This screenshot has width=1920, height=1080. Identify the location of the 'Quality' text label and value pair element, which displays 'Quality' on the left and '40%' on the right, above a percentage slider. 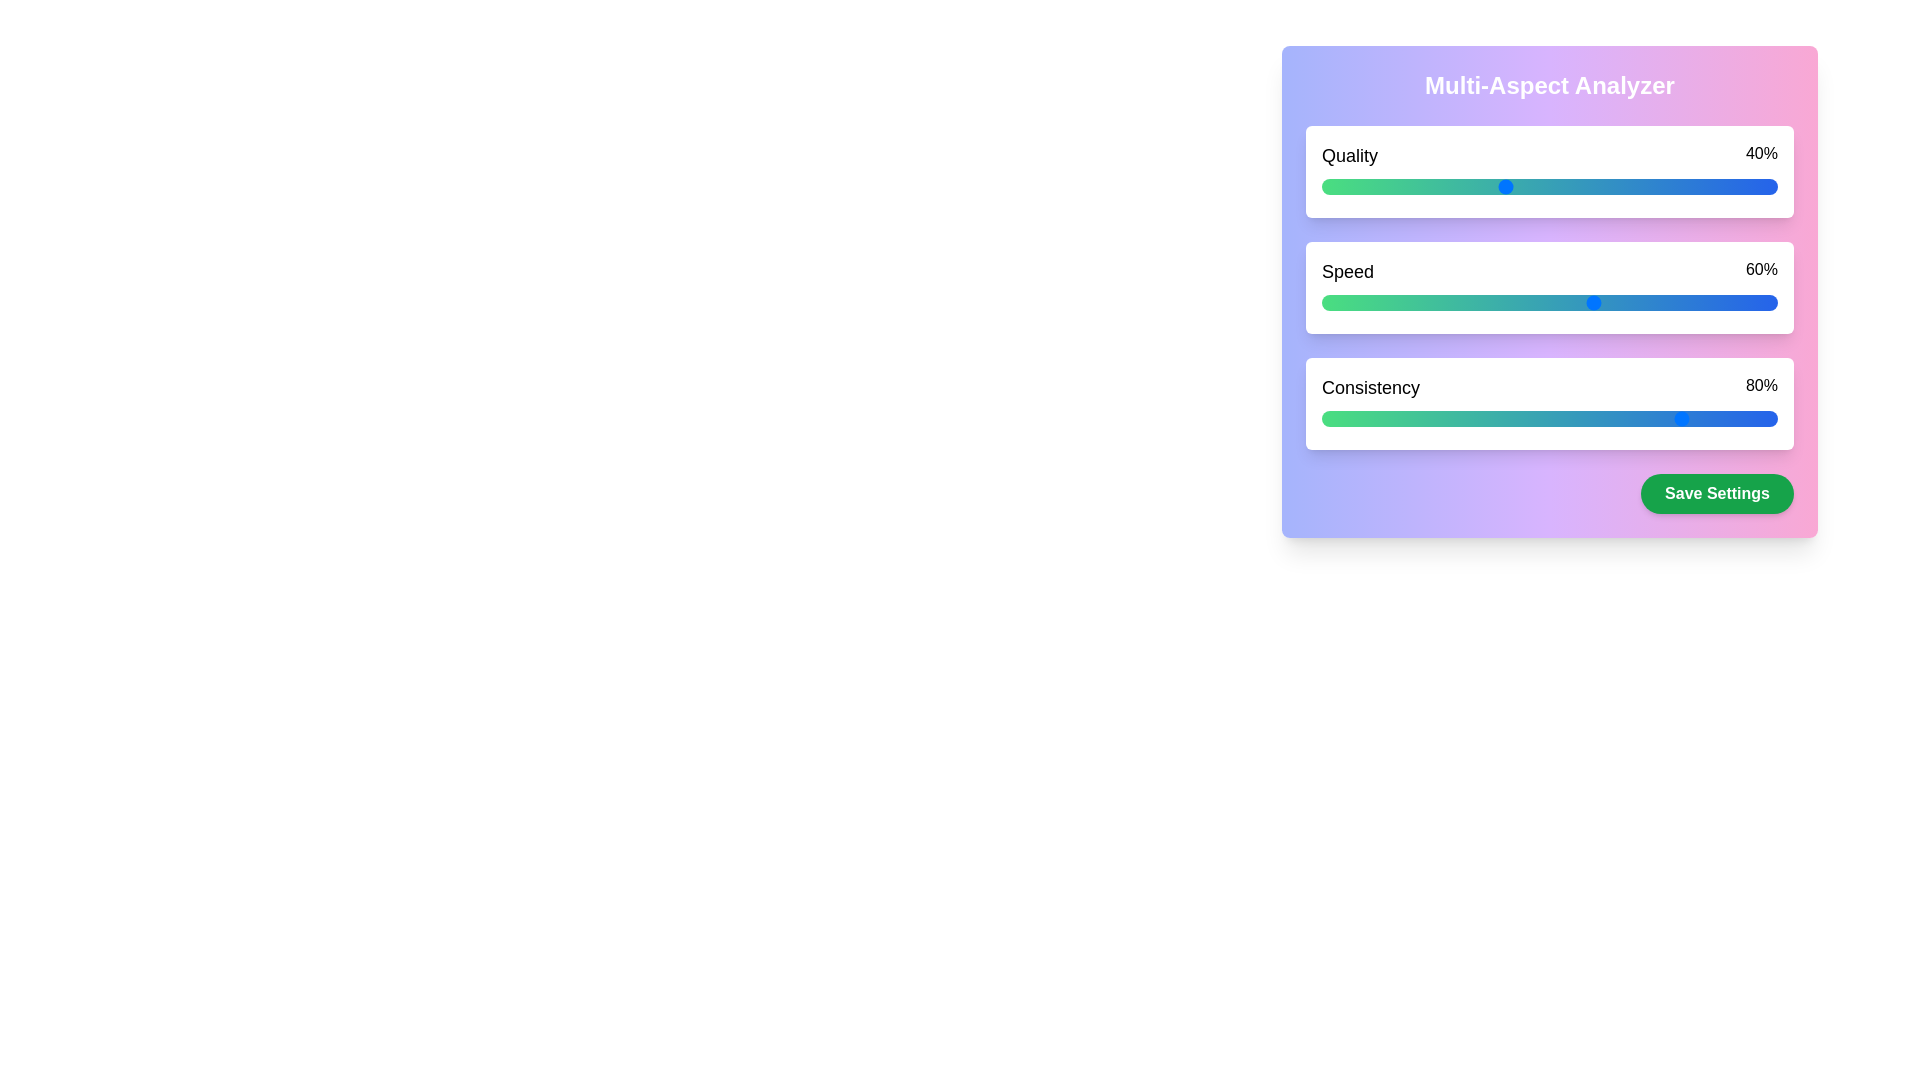
(1549, 154).